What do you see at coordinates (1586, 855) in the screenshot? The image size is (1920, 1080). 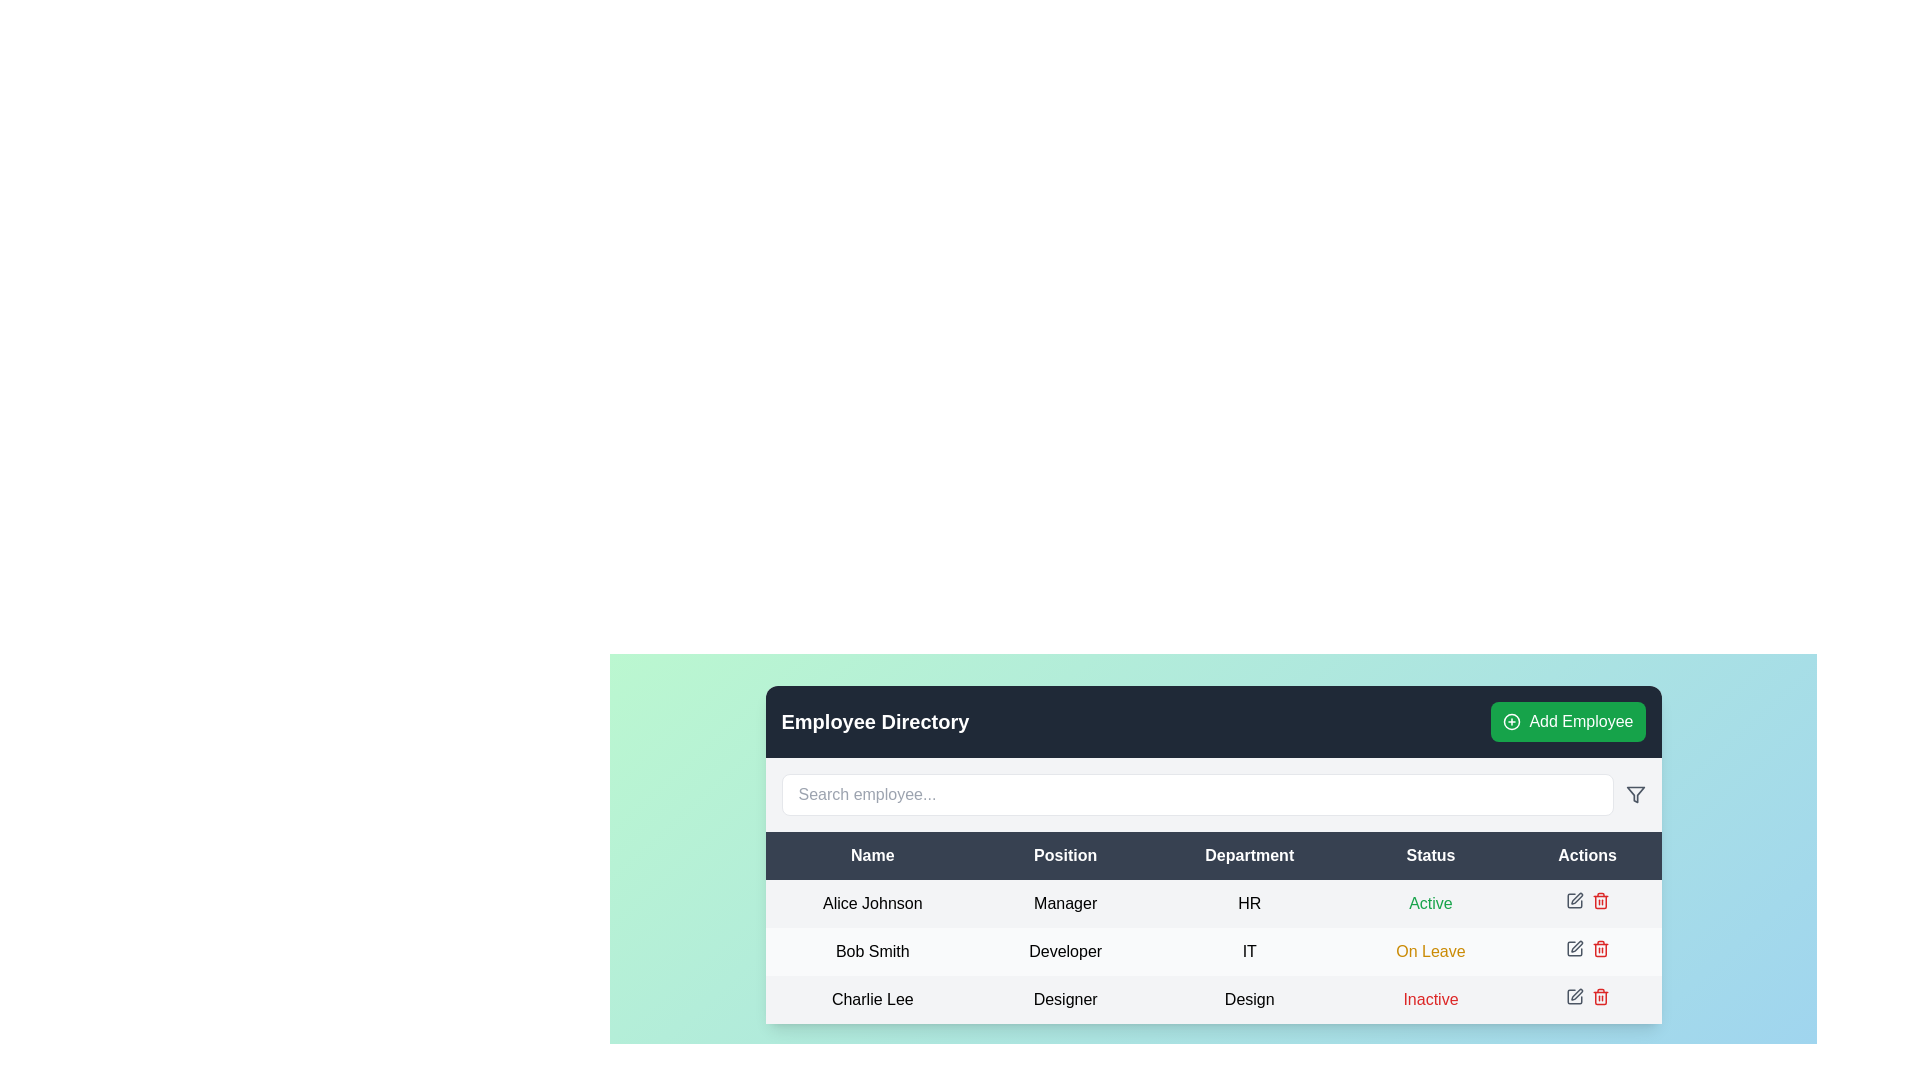 I see `the 'Actions' label, which is styled with a dark background and white text, located in the fifth position of the header row in the table layout` at bounding box center [1586, 855].